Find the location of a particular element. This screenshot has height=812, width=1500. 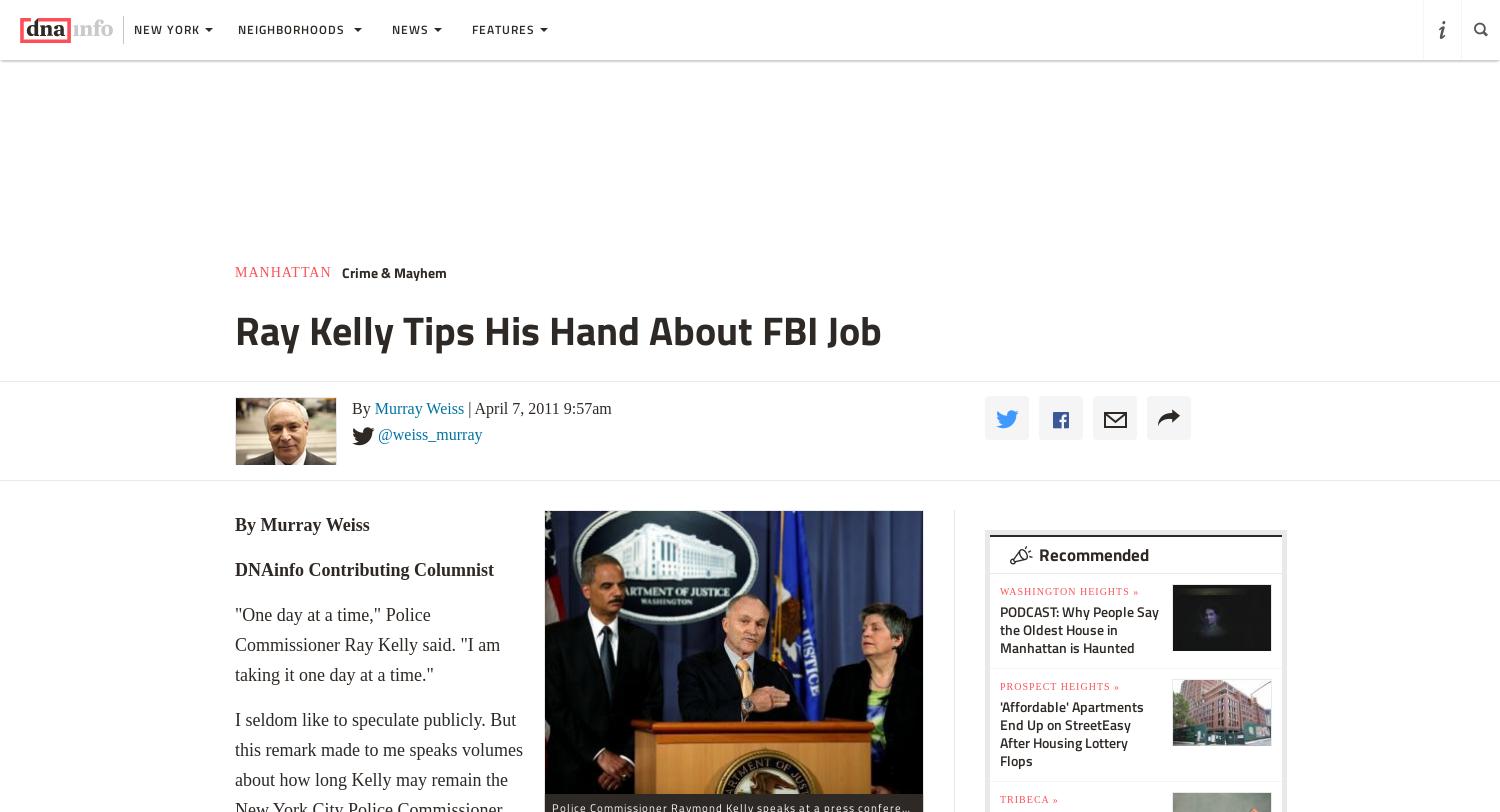

'Prospect Heights »' is located at coordinates (1060, 685).